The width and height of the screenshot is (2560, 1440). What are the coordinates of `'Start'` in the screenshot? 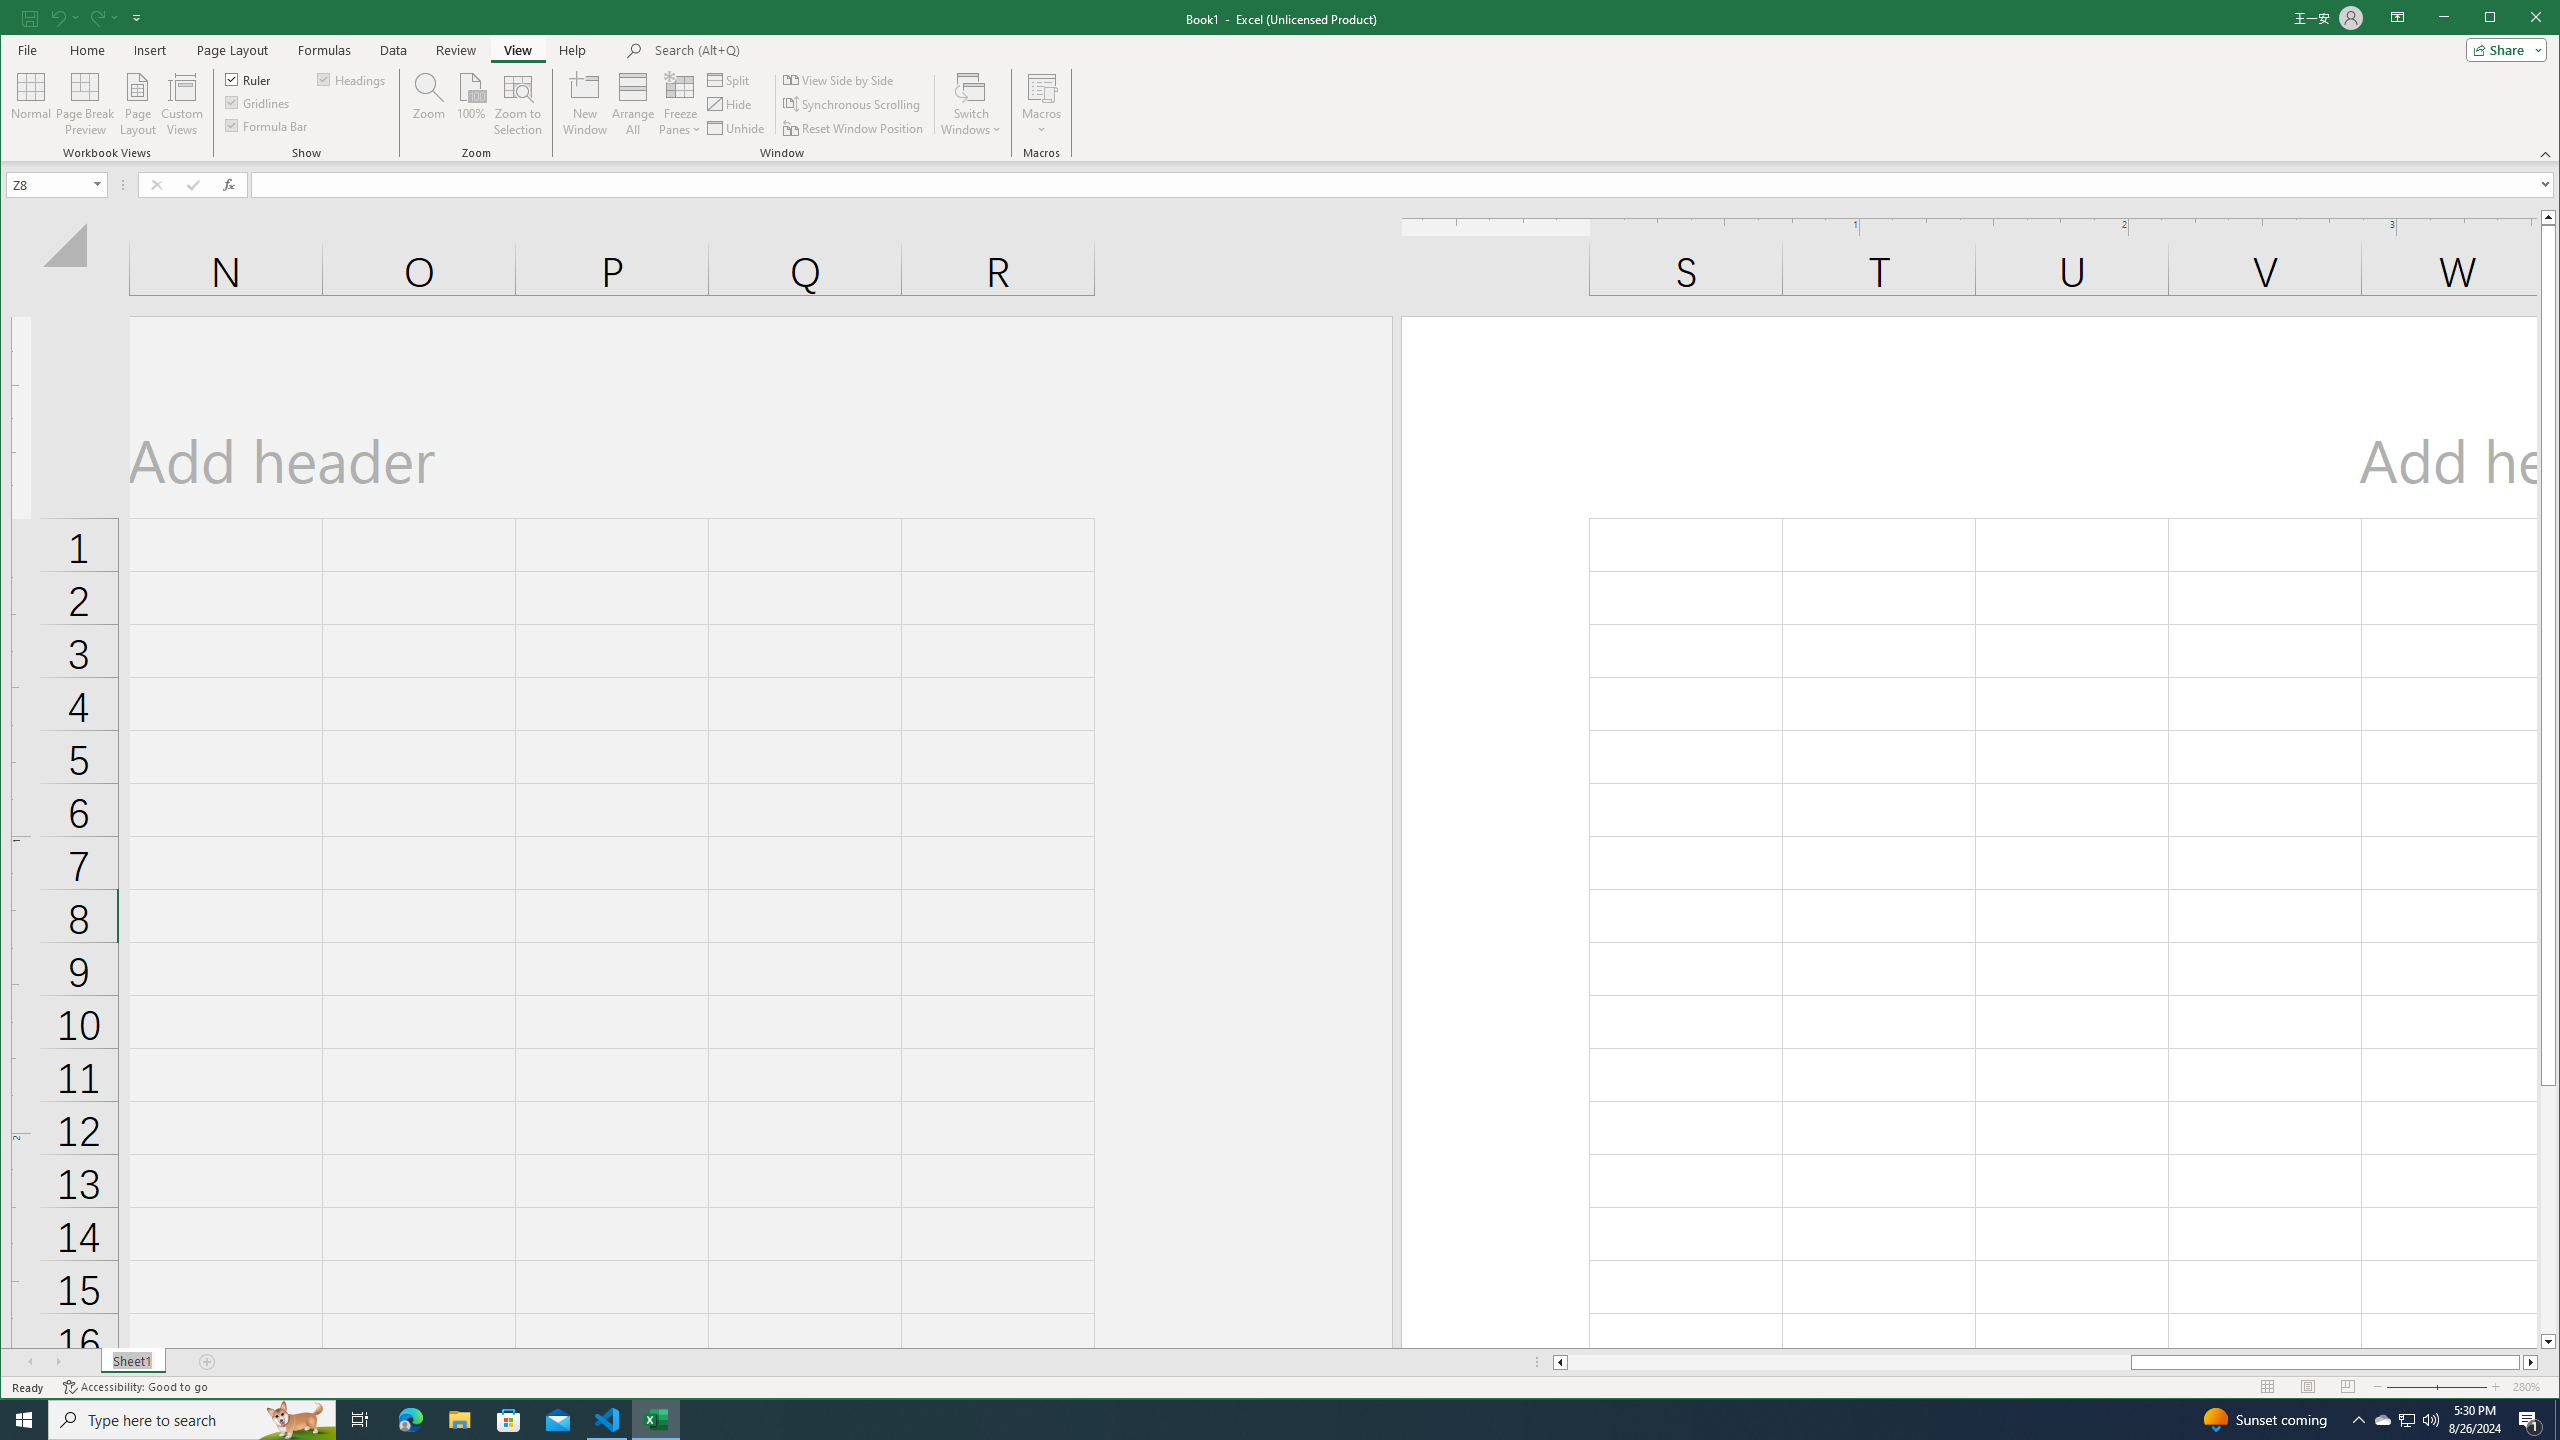 It's located at (24, 1418).